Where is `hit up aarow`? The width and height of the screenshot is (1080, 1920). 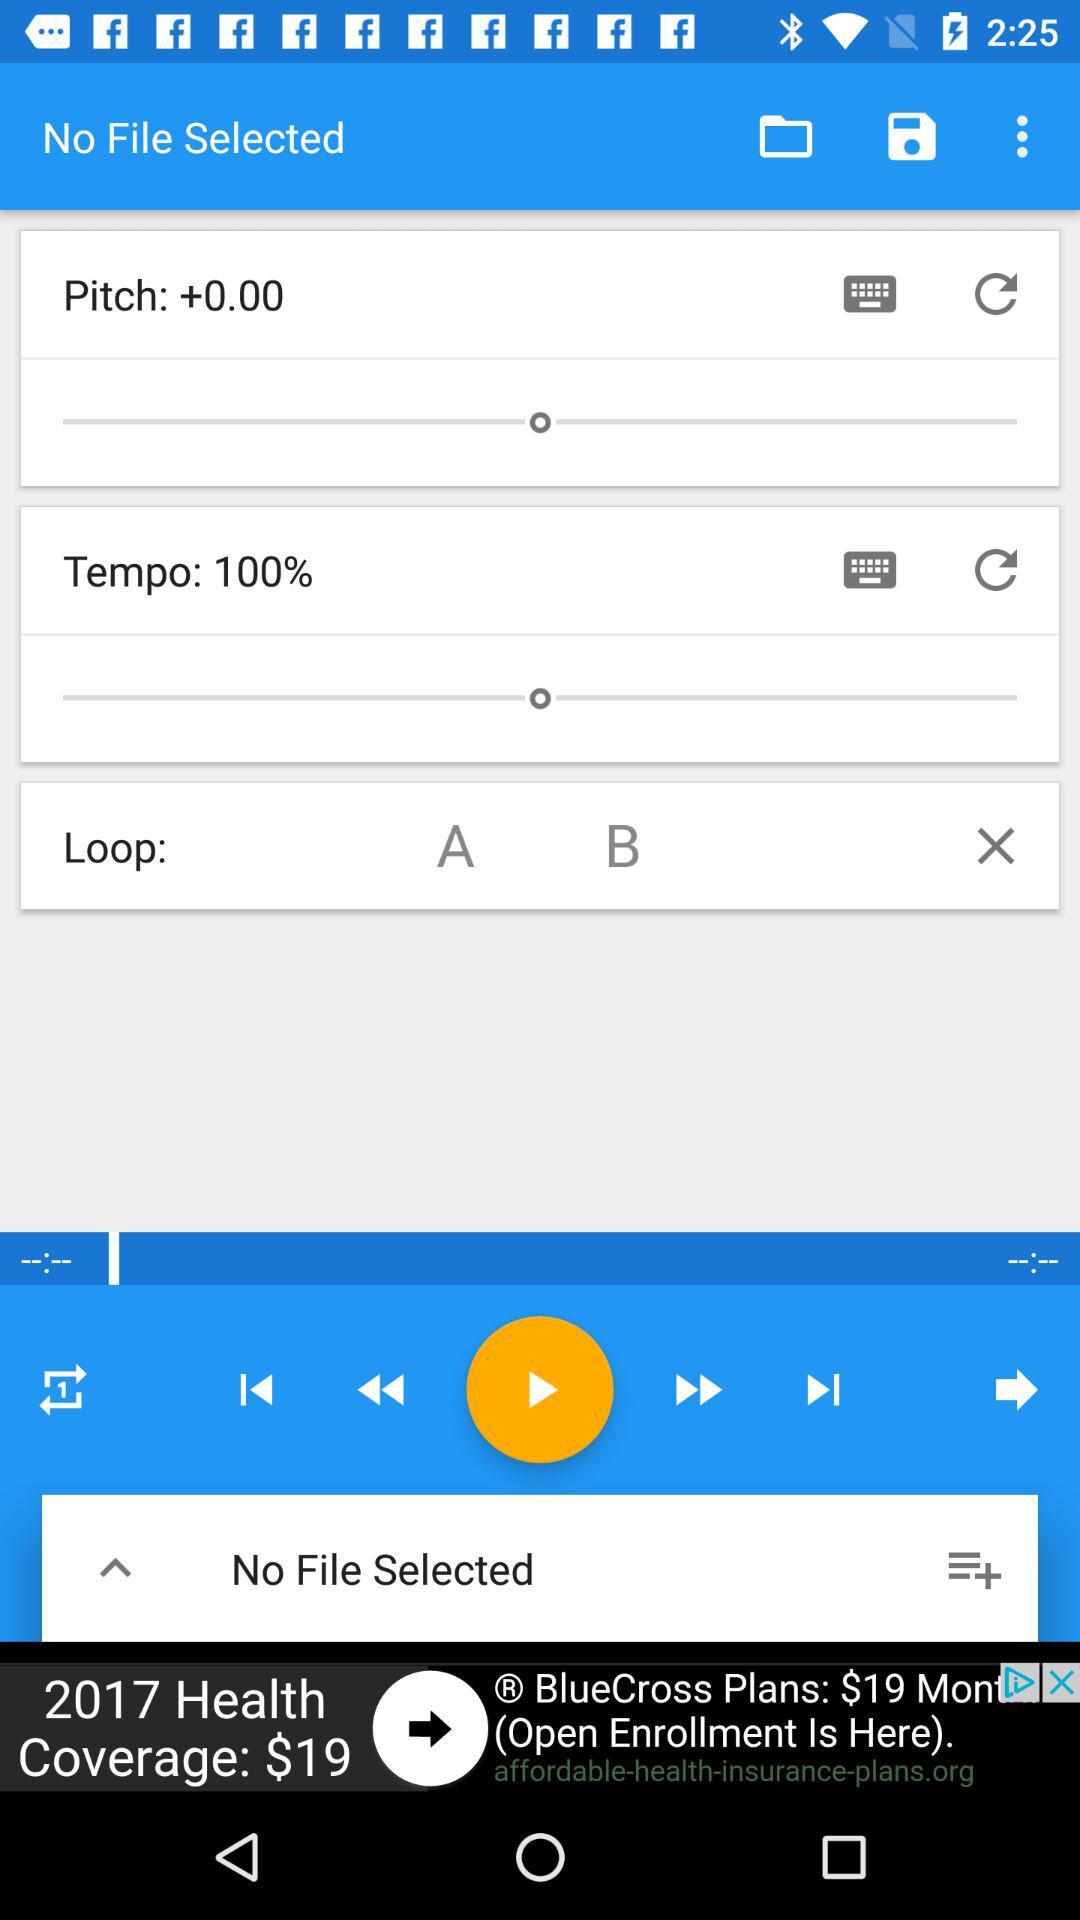
hit up aarow is located at coordinates (115, 1567).